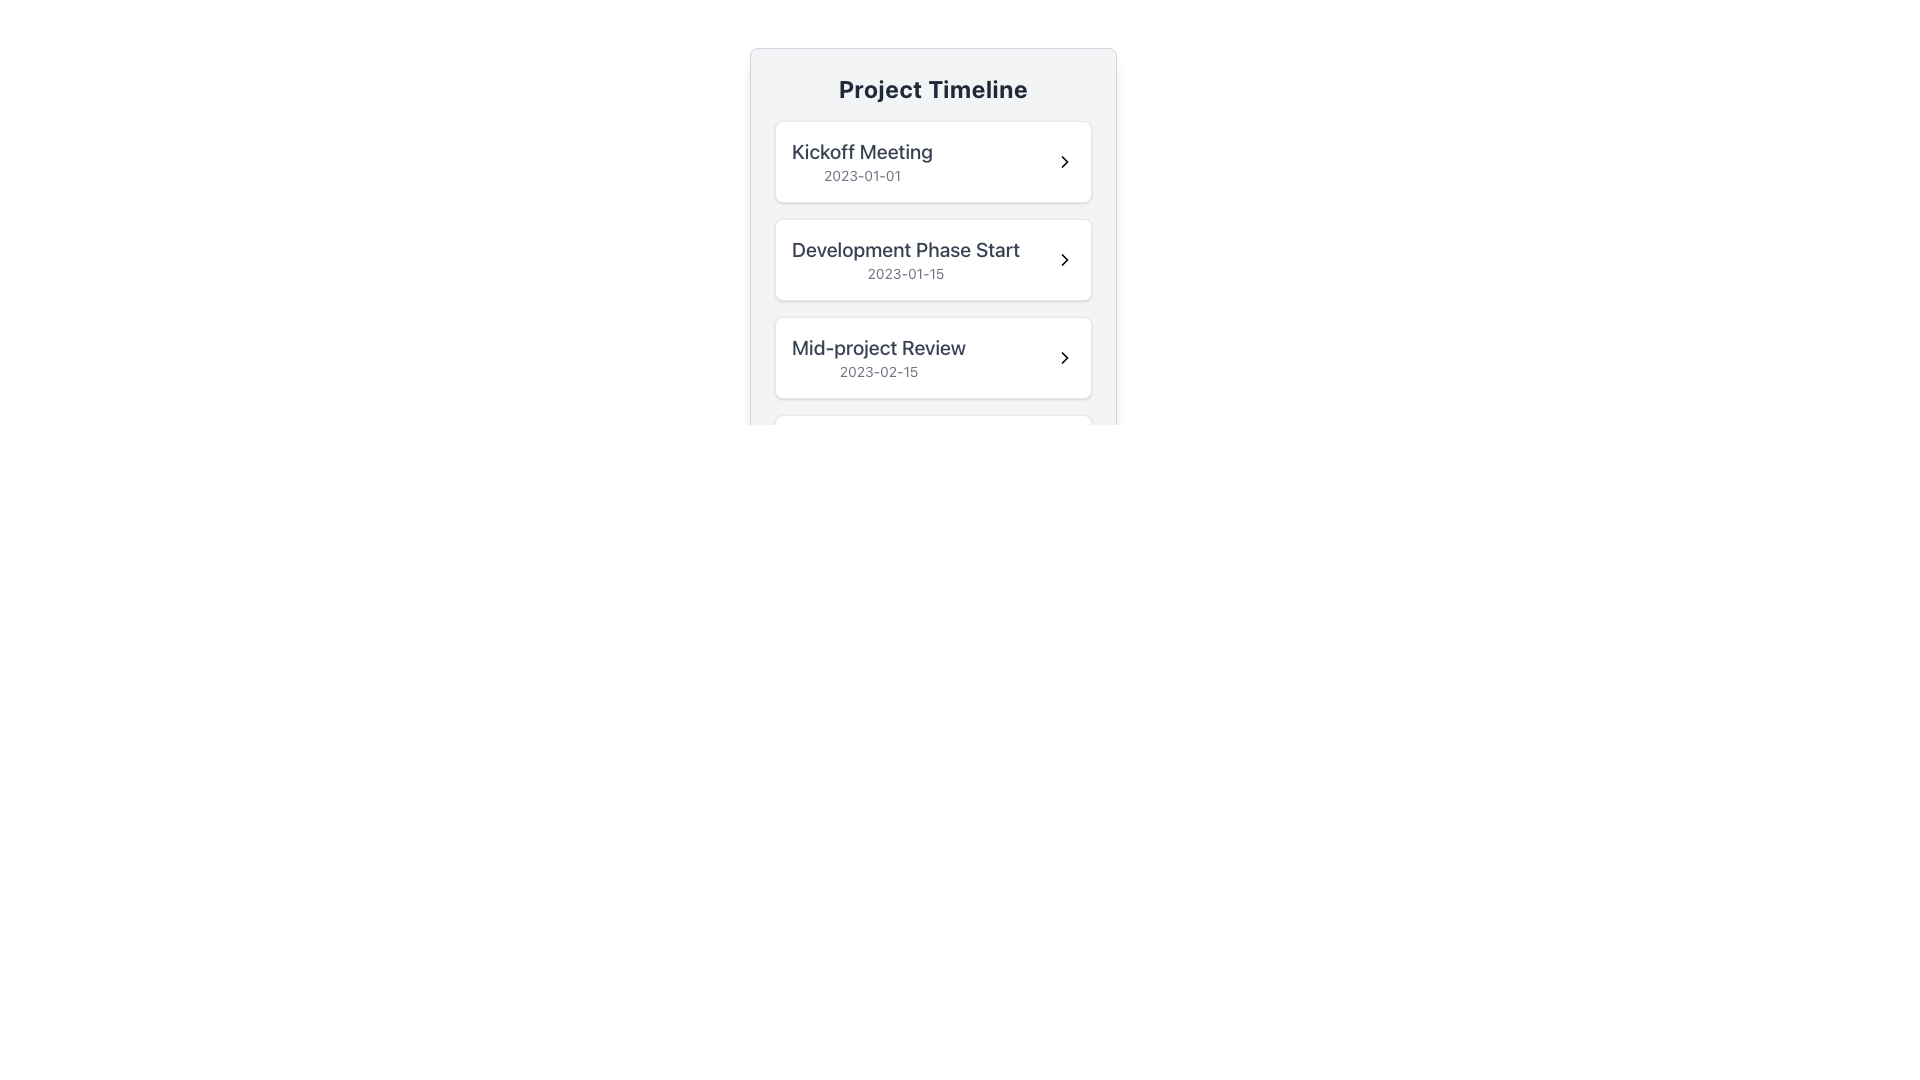  I want to click on text displayed in the text label that shows the date associated with the 'Mid-project Review' milestone, located in the third card under 'Project Timeline.', so click(878, 371).